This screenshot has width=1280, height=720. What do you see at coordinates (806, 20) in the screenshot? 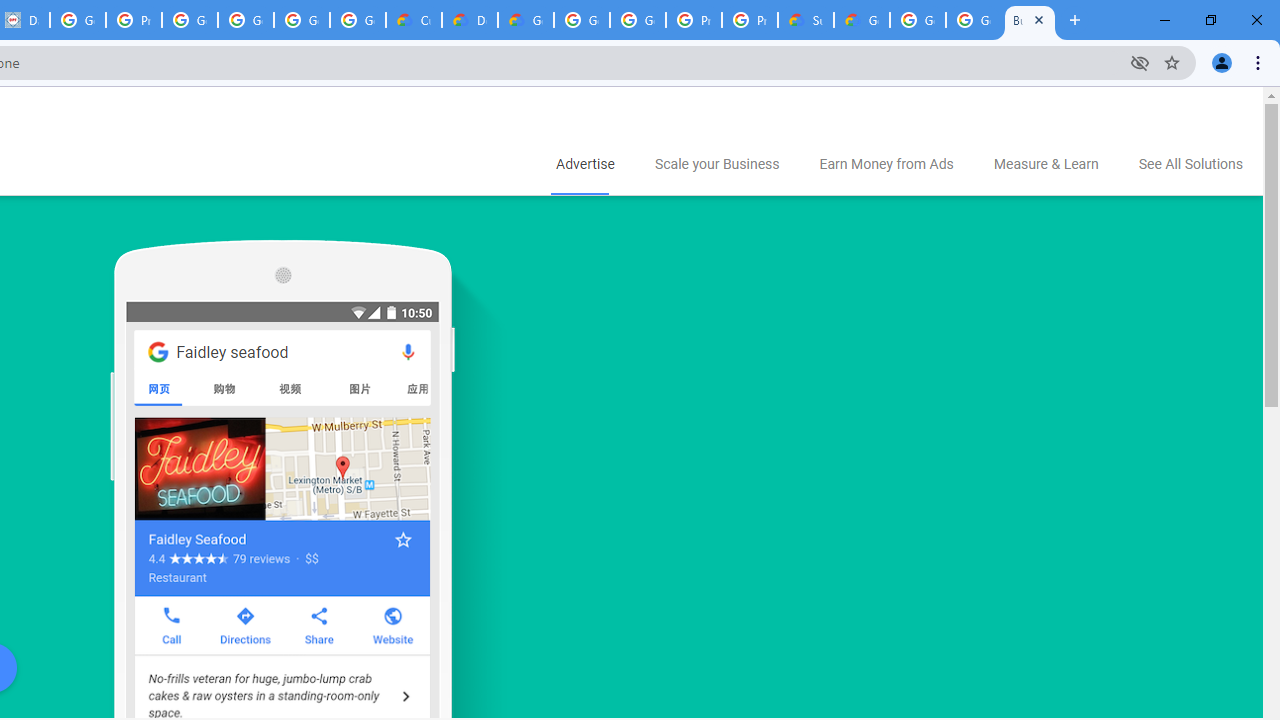
I see `'Support Hub | Google Cloud'` at bounding box center [806, 20].